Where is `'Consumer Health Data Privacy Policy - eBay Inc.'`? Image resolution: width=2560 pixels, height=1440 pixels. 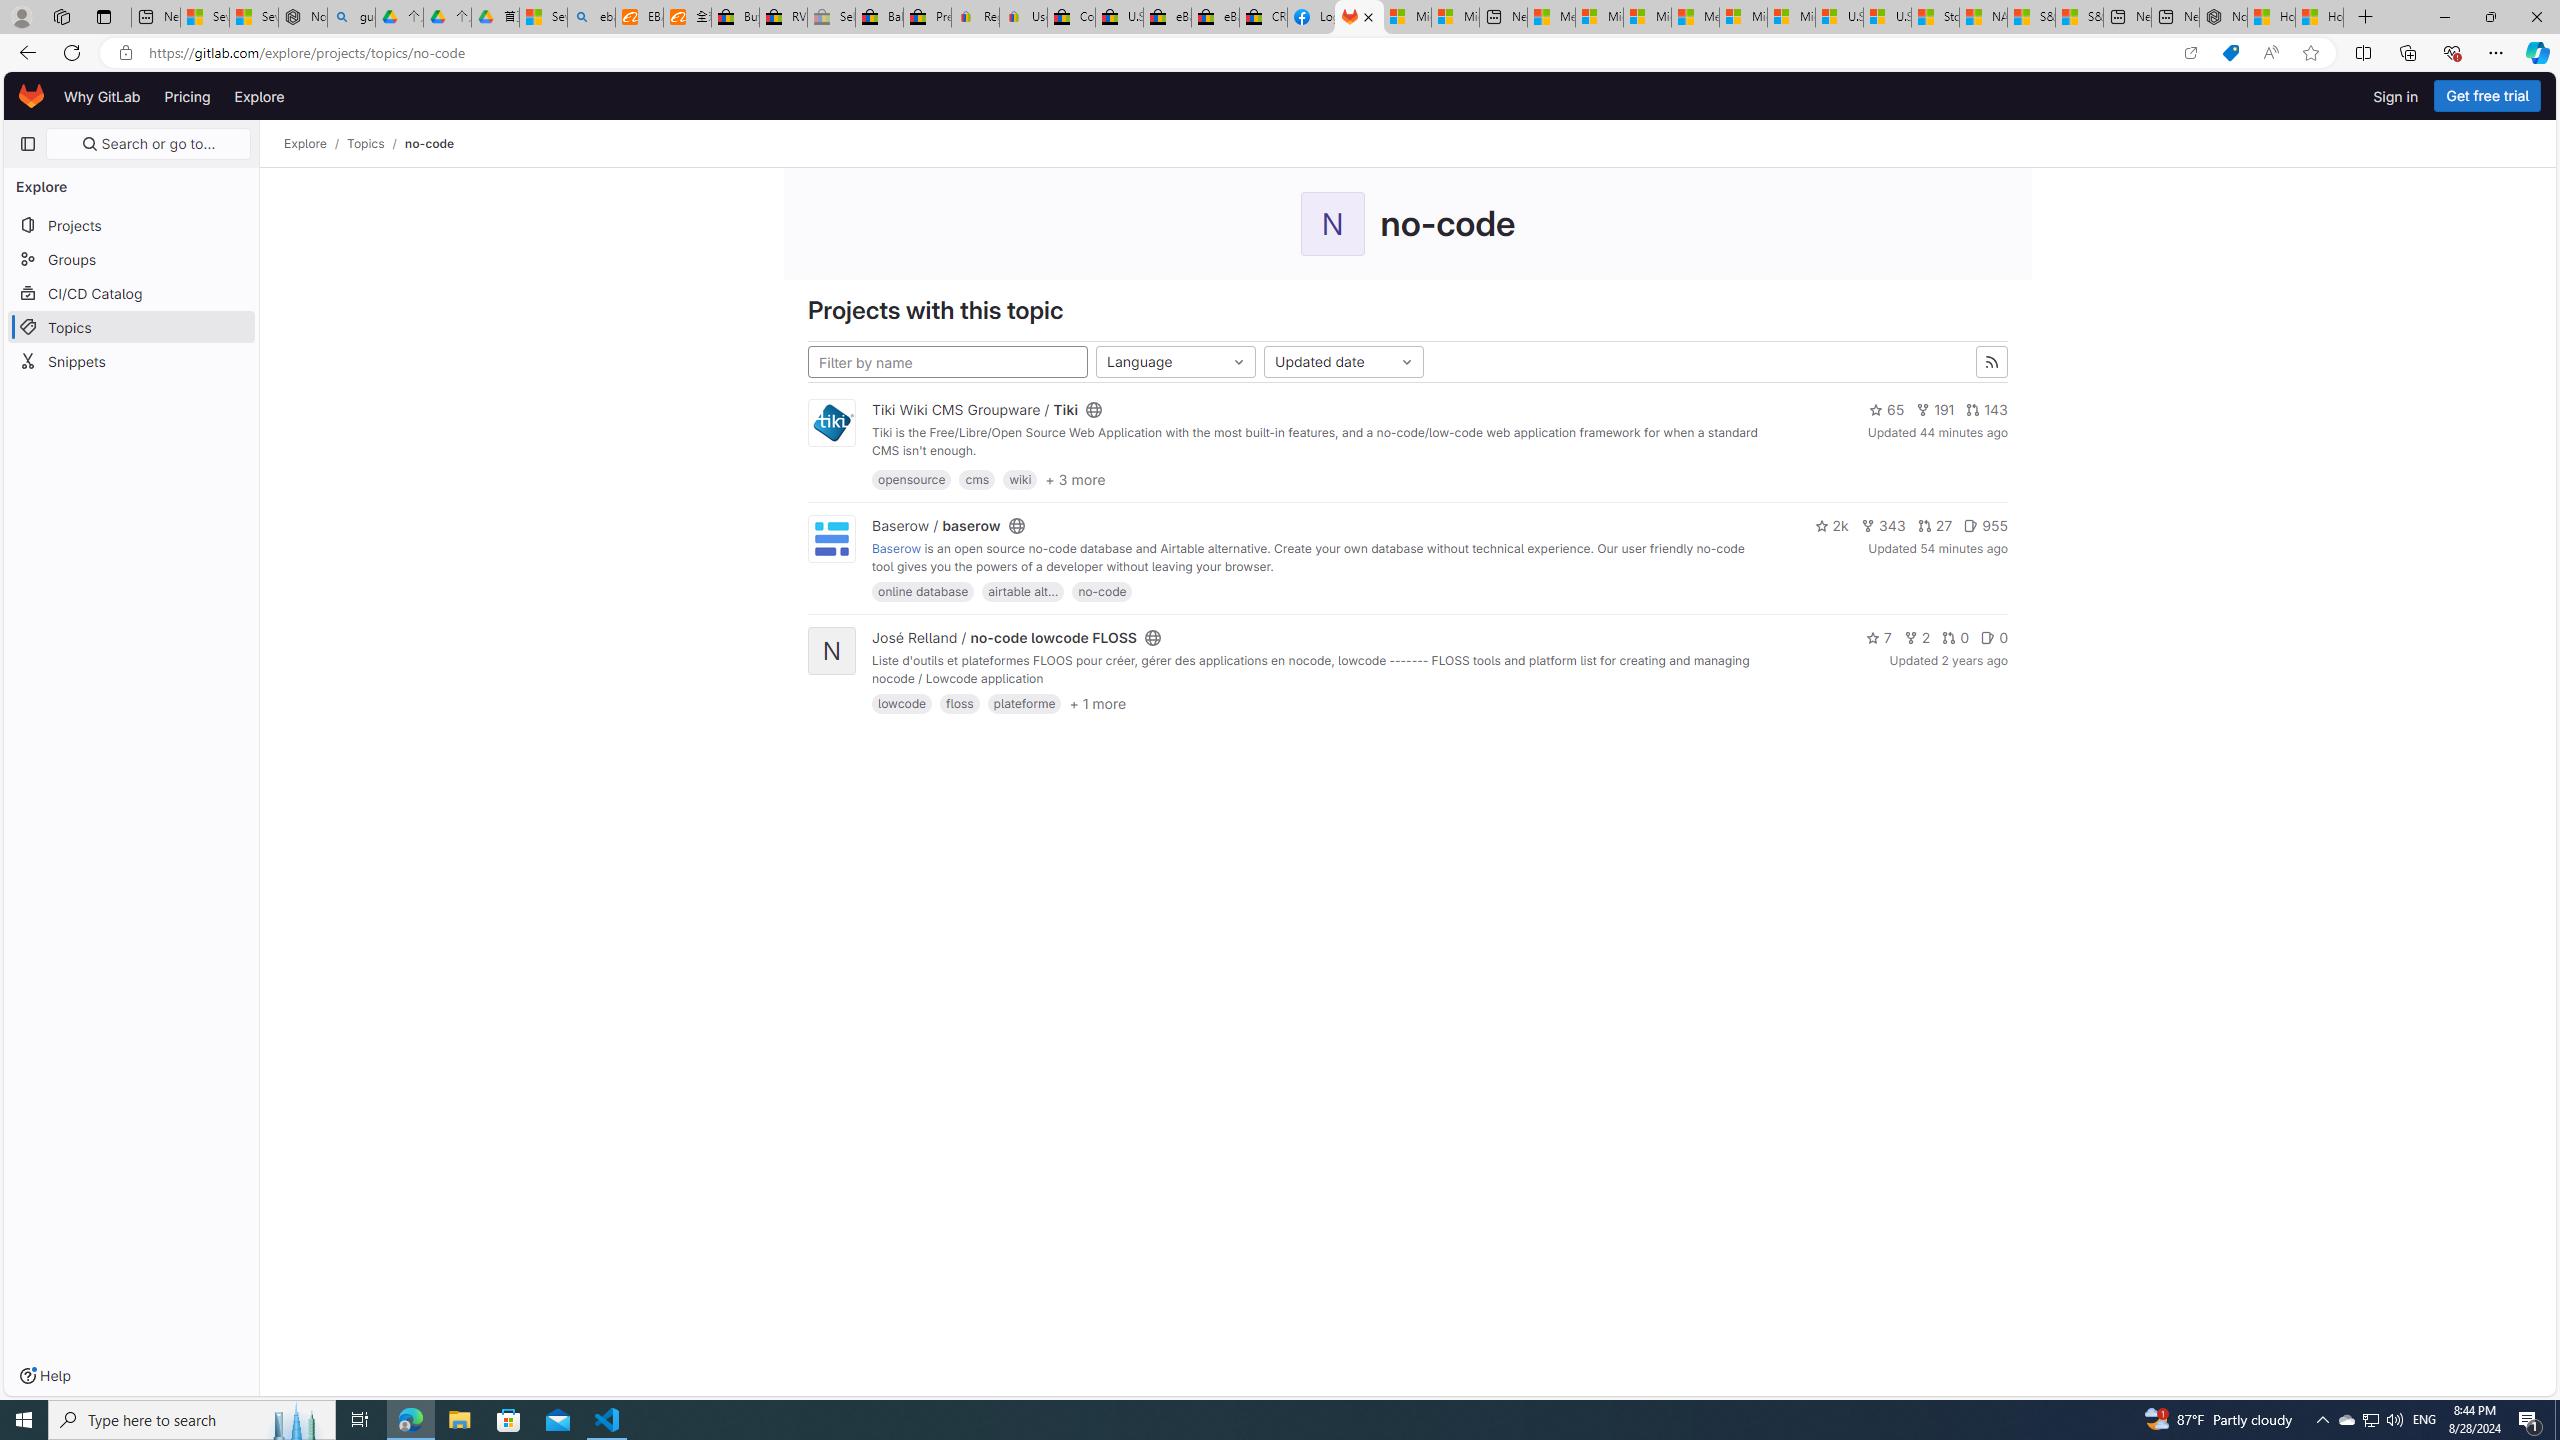 'Consumer Health Data Privacy Policy - eBay Inc.' is located at coordinates (1071, 16).